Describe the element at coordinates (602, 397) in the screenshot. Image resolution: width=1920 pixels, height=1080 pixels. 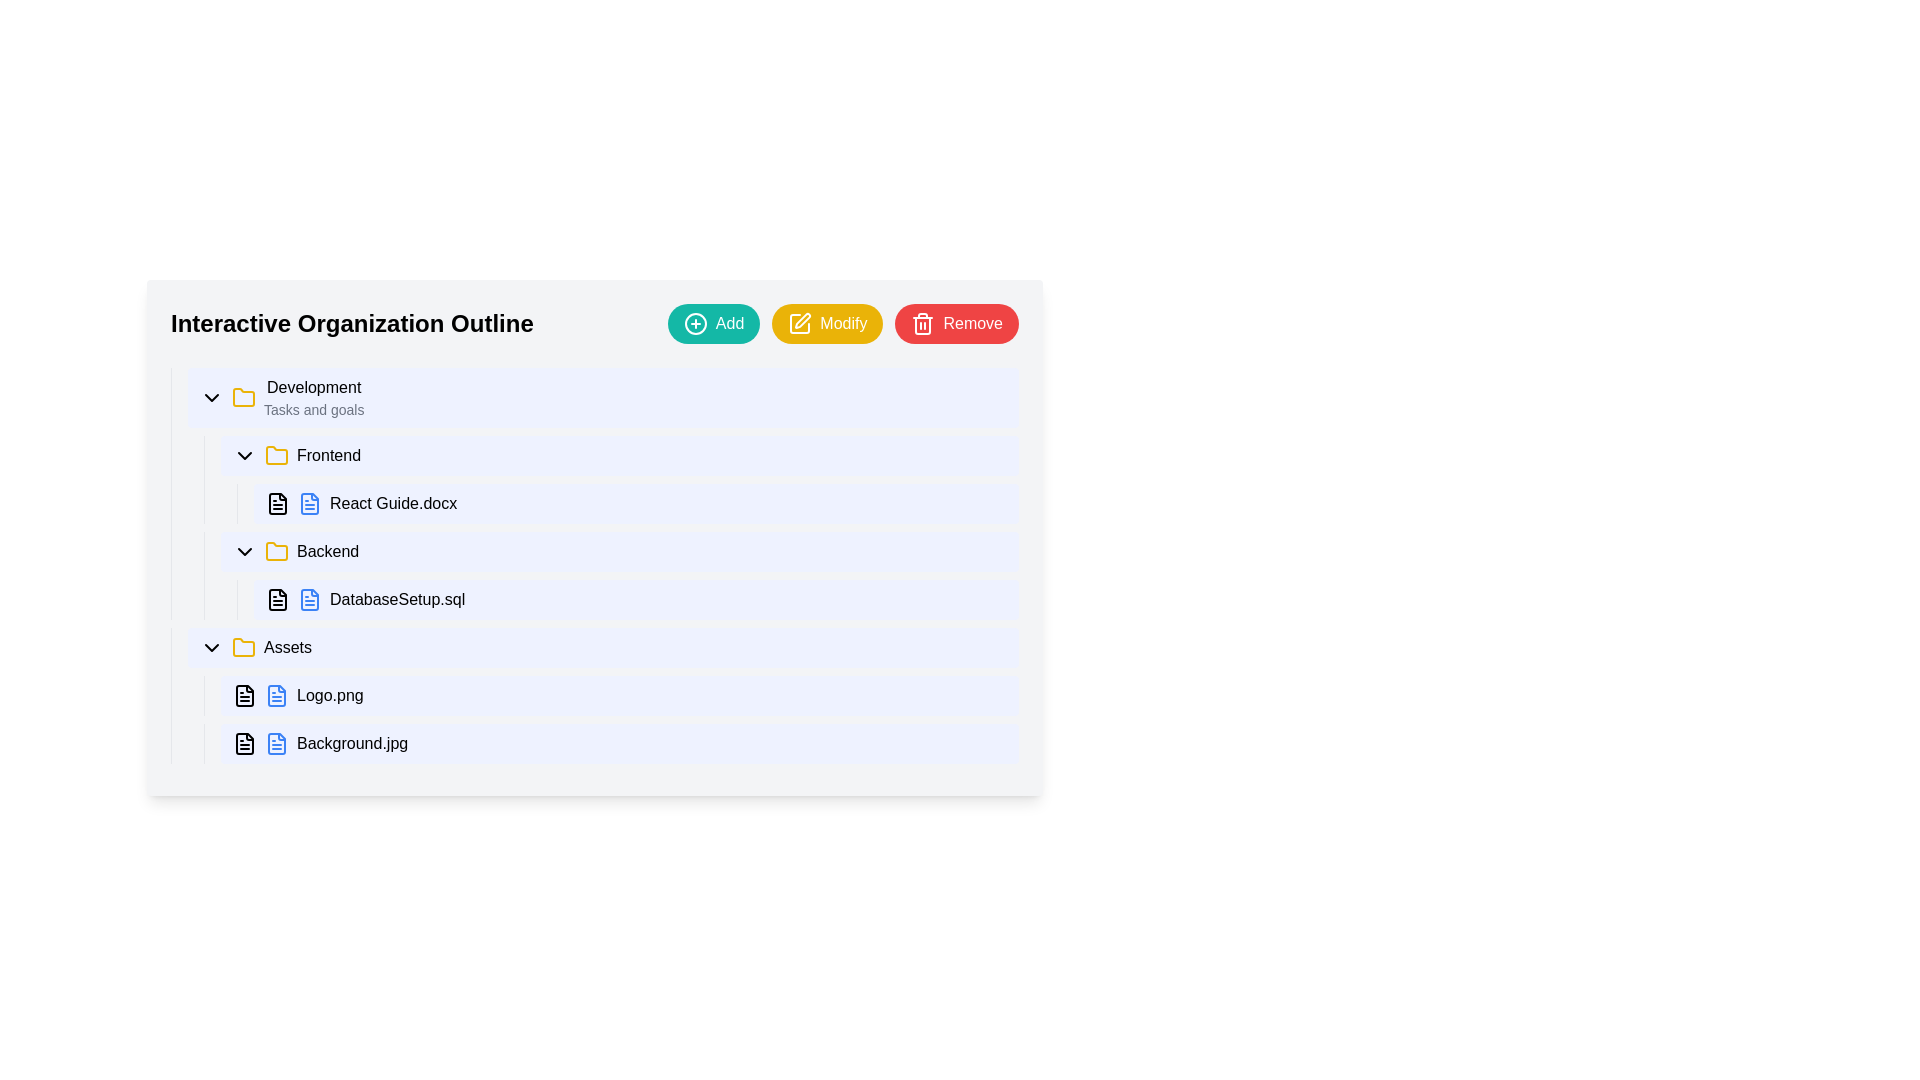
I see `the 'Development' folder header` at that location.